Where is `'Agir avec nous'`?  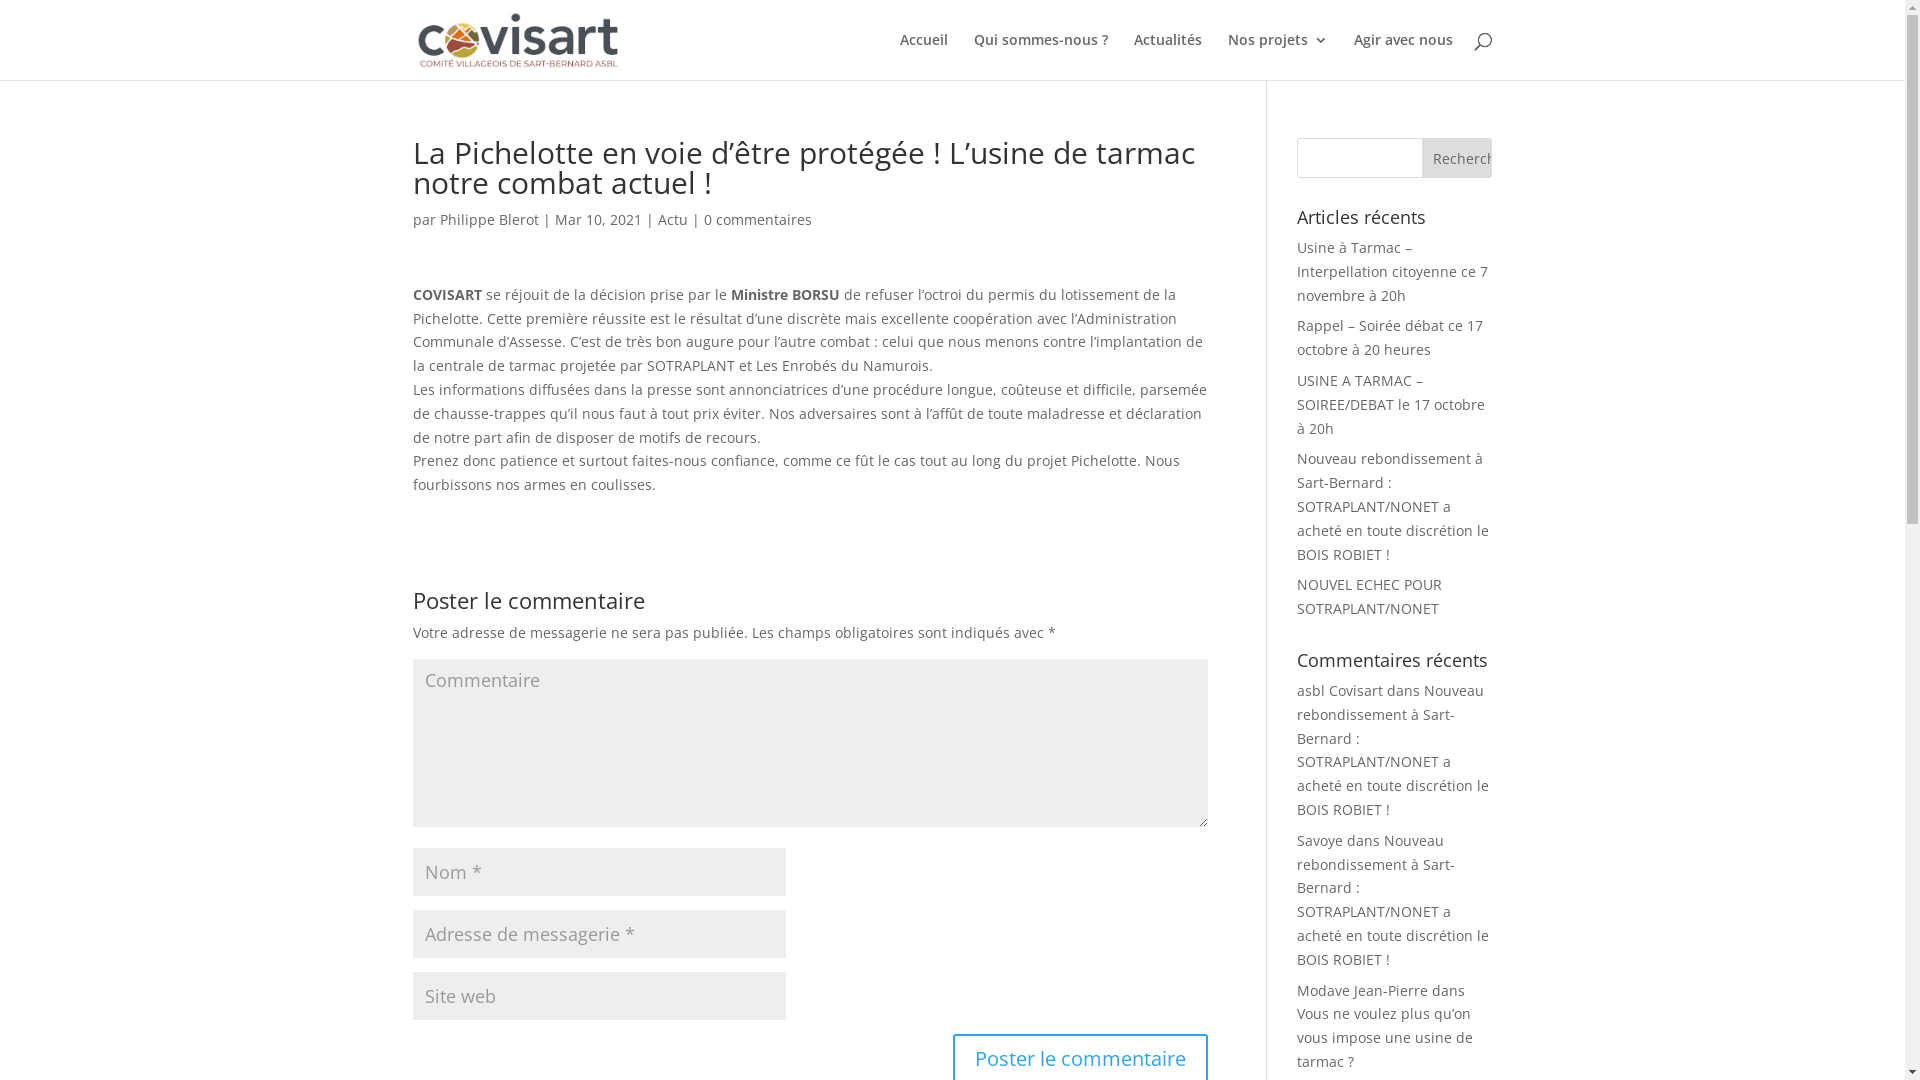
'Agir avec nous' is located at coordinates (1402, 55).